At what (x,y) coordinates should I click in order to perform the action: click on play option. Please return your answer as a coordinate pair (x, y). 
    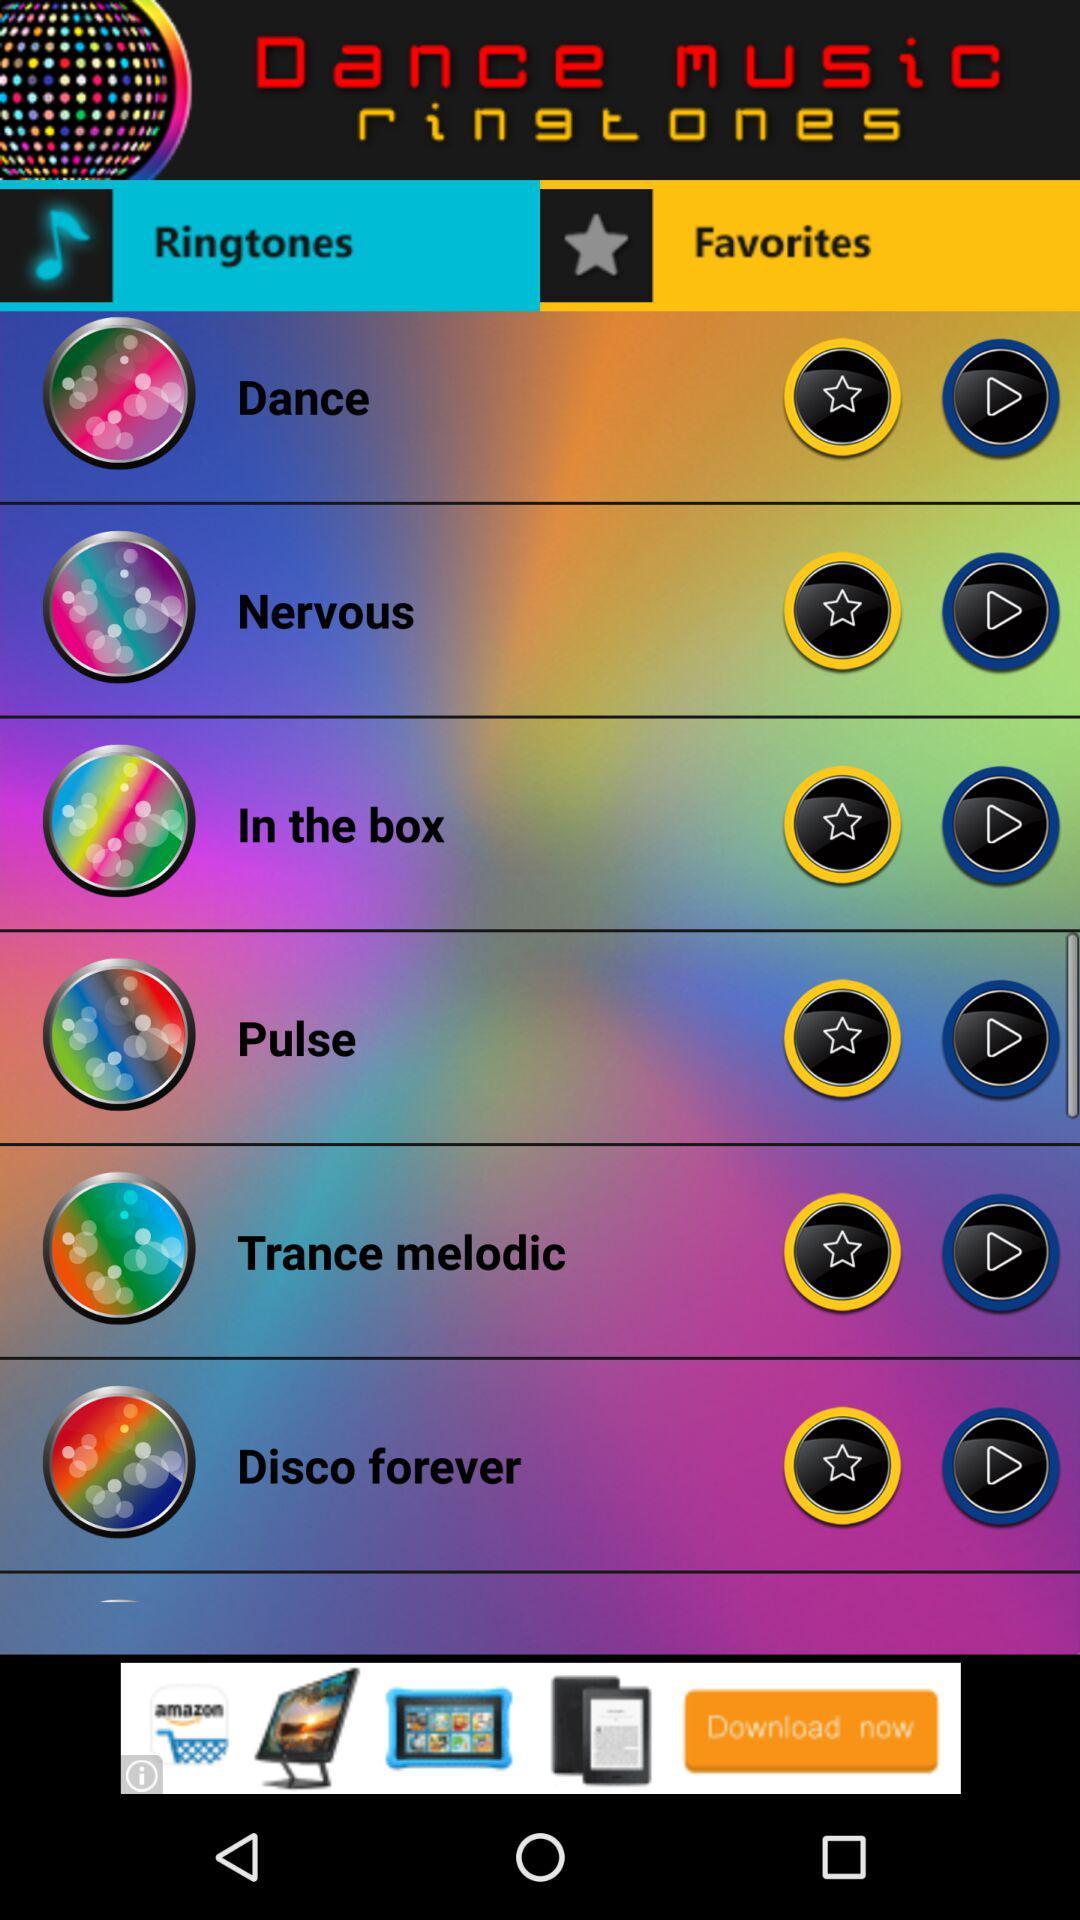
    Looking at the image, I should click on (1000, 594).